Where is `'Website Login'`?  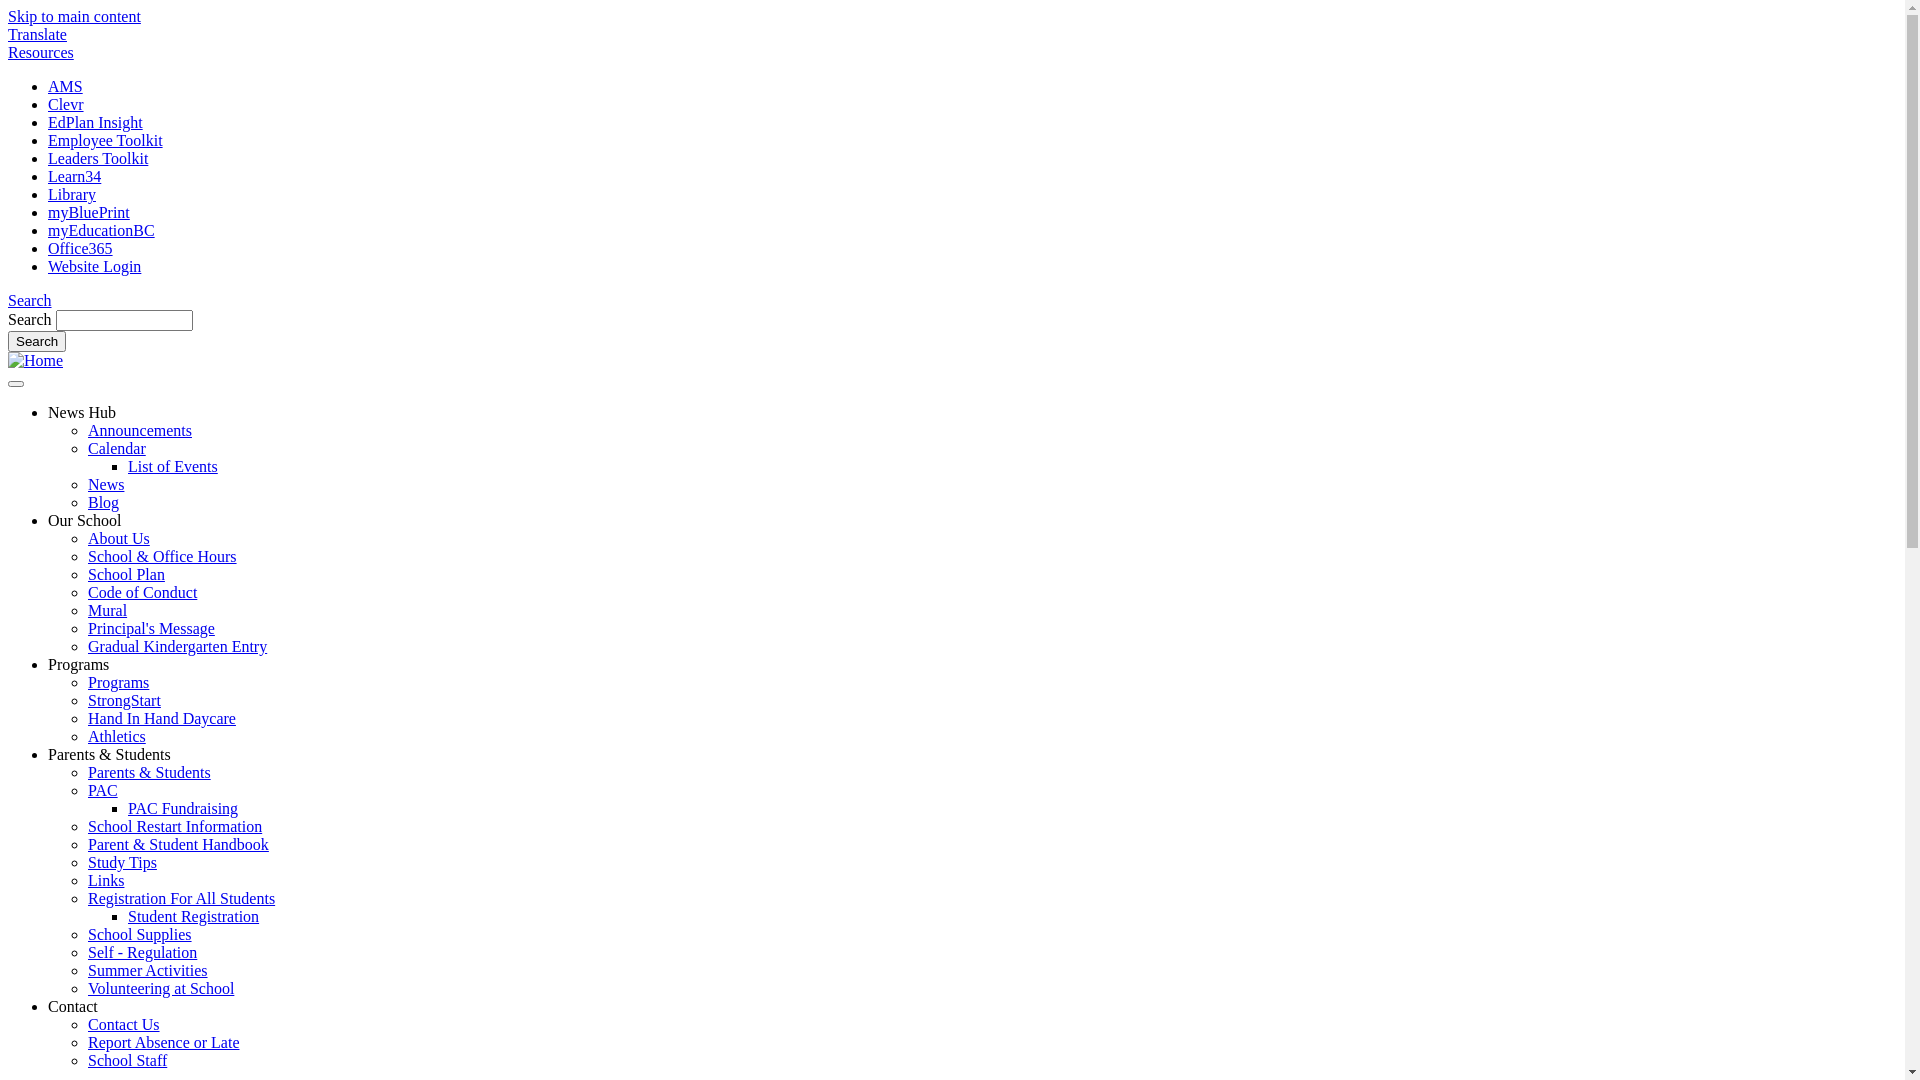 'Website Login' is located at coordinates (93, 265).